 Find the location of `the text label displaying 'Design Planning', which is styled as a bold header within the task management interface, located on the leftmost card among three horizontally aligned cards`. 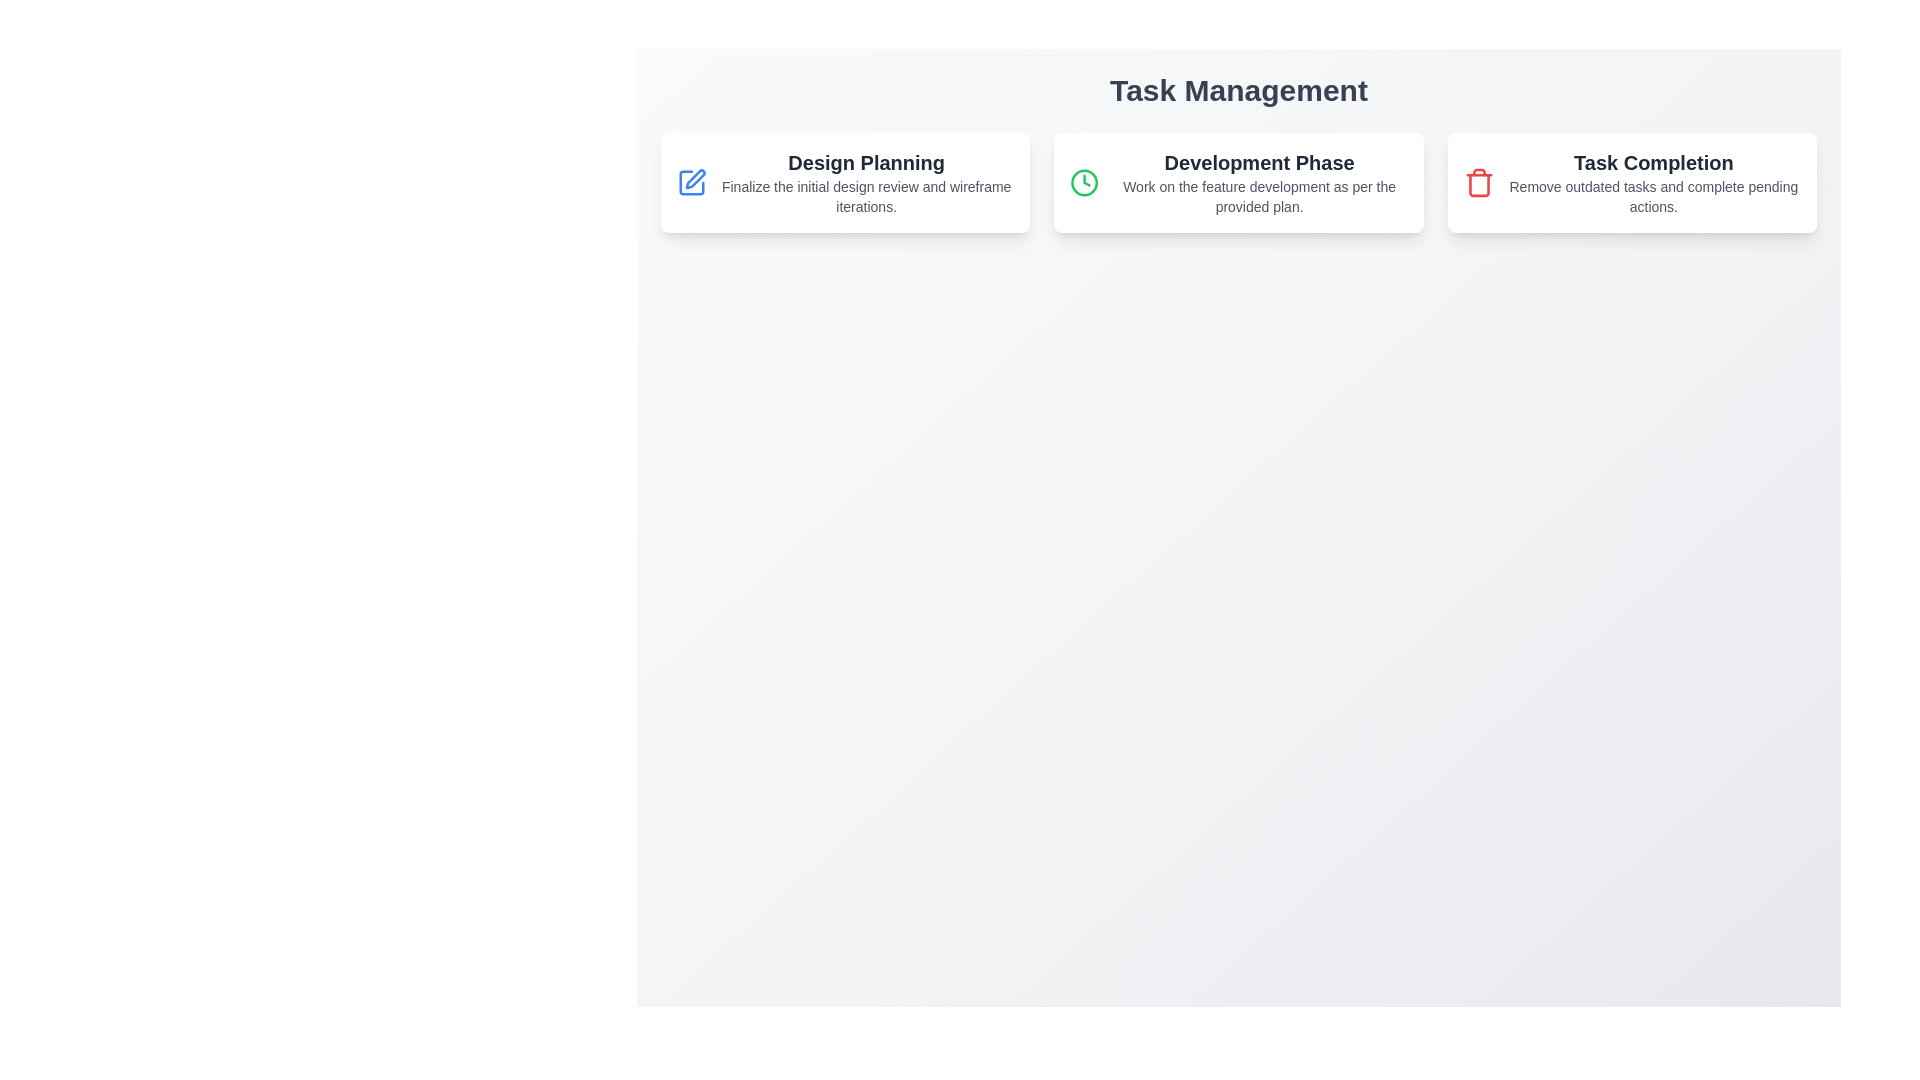

the text label displaying 'Design Planning', which is styled as a bold header within the task management interface, located on the leftmost card among three horizontally aligned cards is located at coordinates (866, 161).